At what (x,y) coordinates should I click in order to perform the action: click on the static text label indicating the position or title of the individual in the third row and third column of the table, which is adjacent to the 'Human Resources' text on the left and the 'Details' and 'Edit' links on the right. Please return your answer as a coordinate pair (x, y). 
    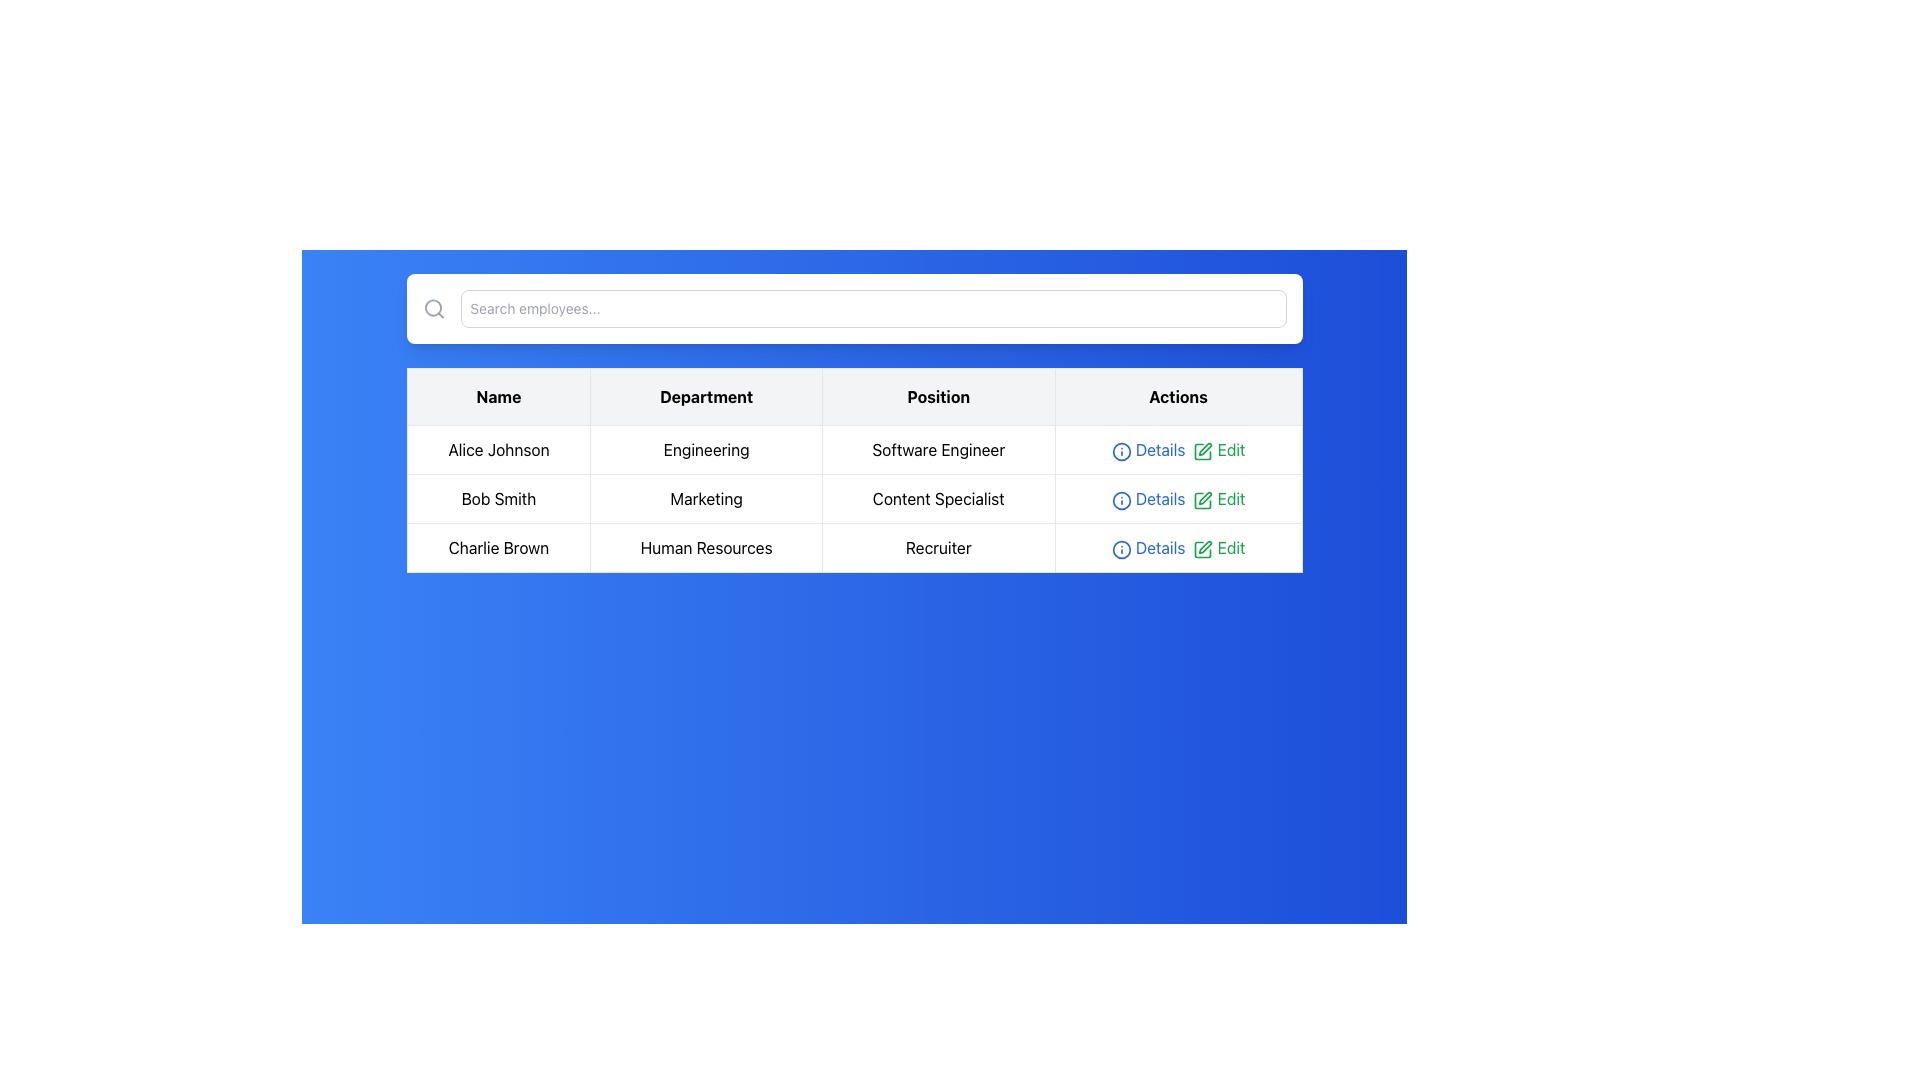
    Looking at the image, I should click on (937, 547).